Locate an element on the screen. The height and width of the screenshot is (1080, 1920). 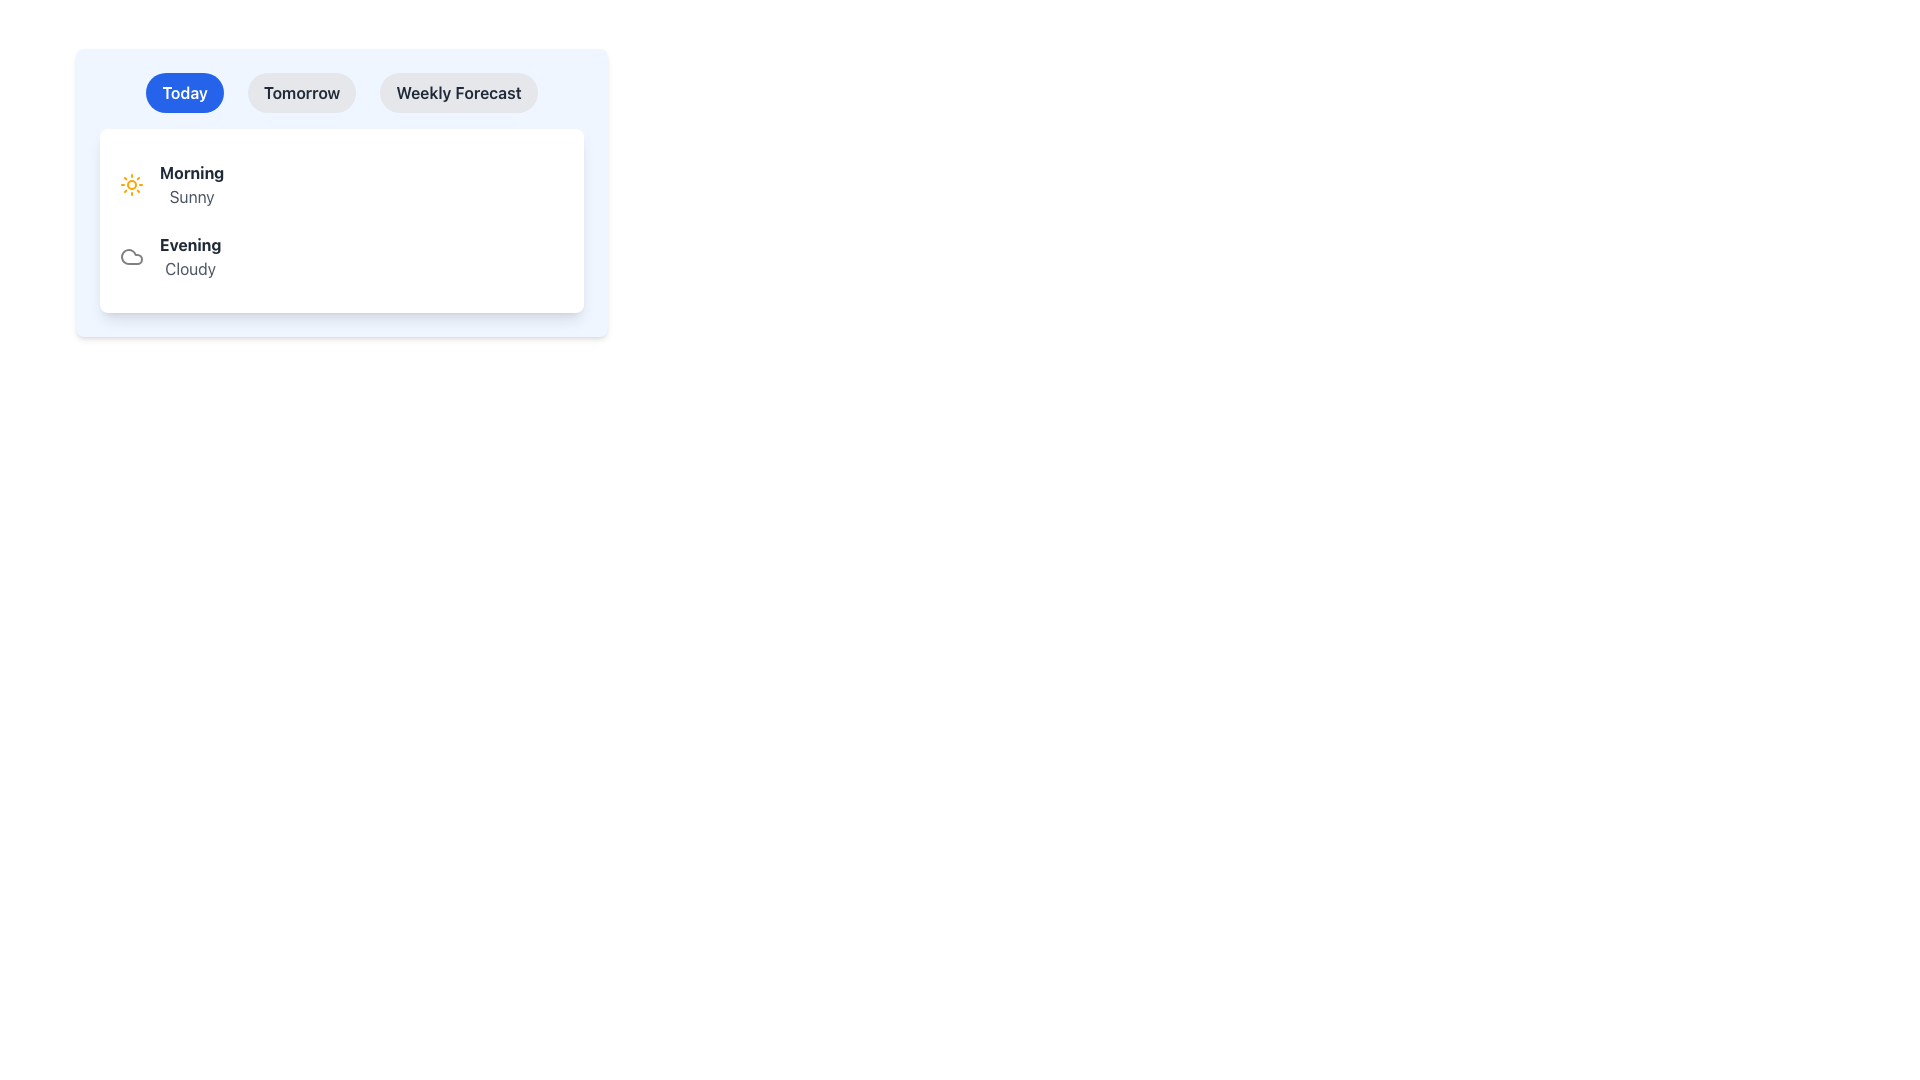
the Text Label describing the evening weather forecast, located below the 'Morning' section and adjacent to the cloudy weather icon is located at coordinates (190, 244).